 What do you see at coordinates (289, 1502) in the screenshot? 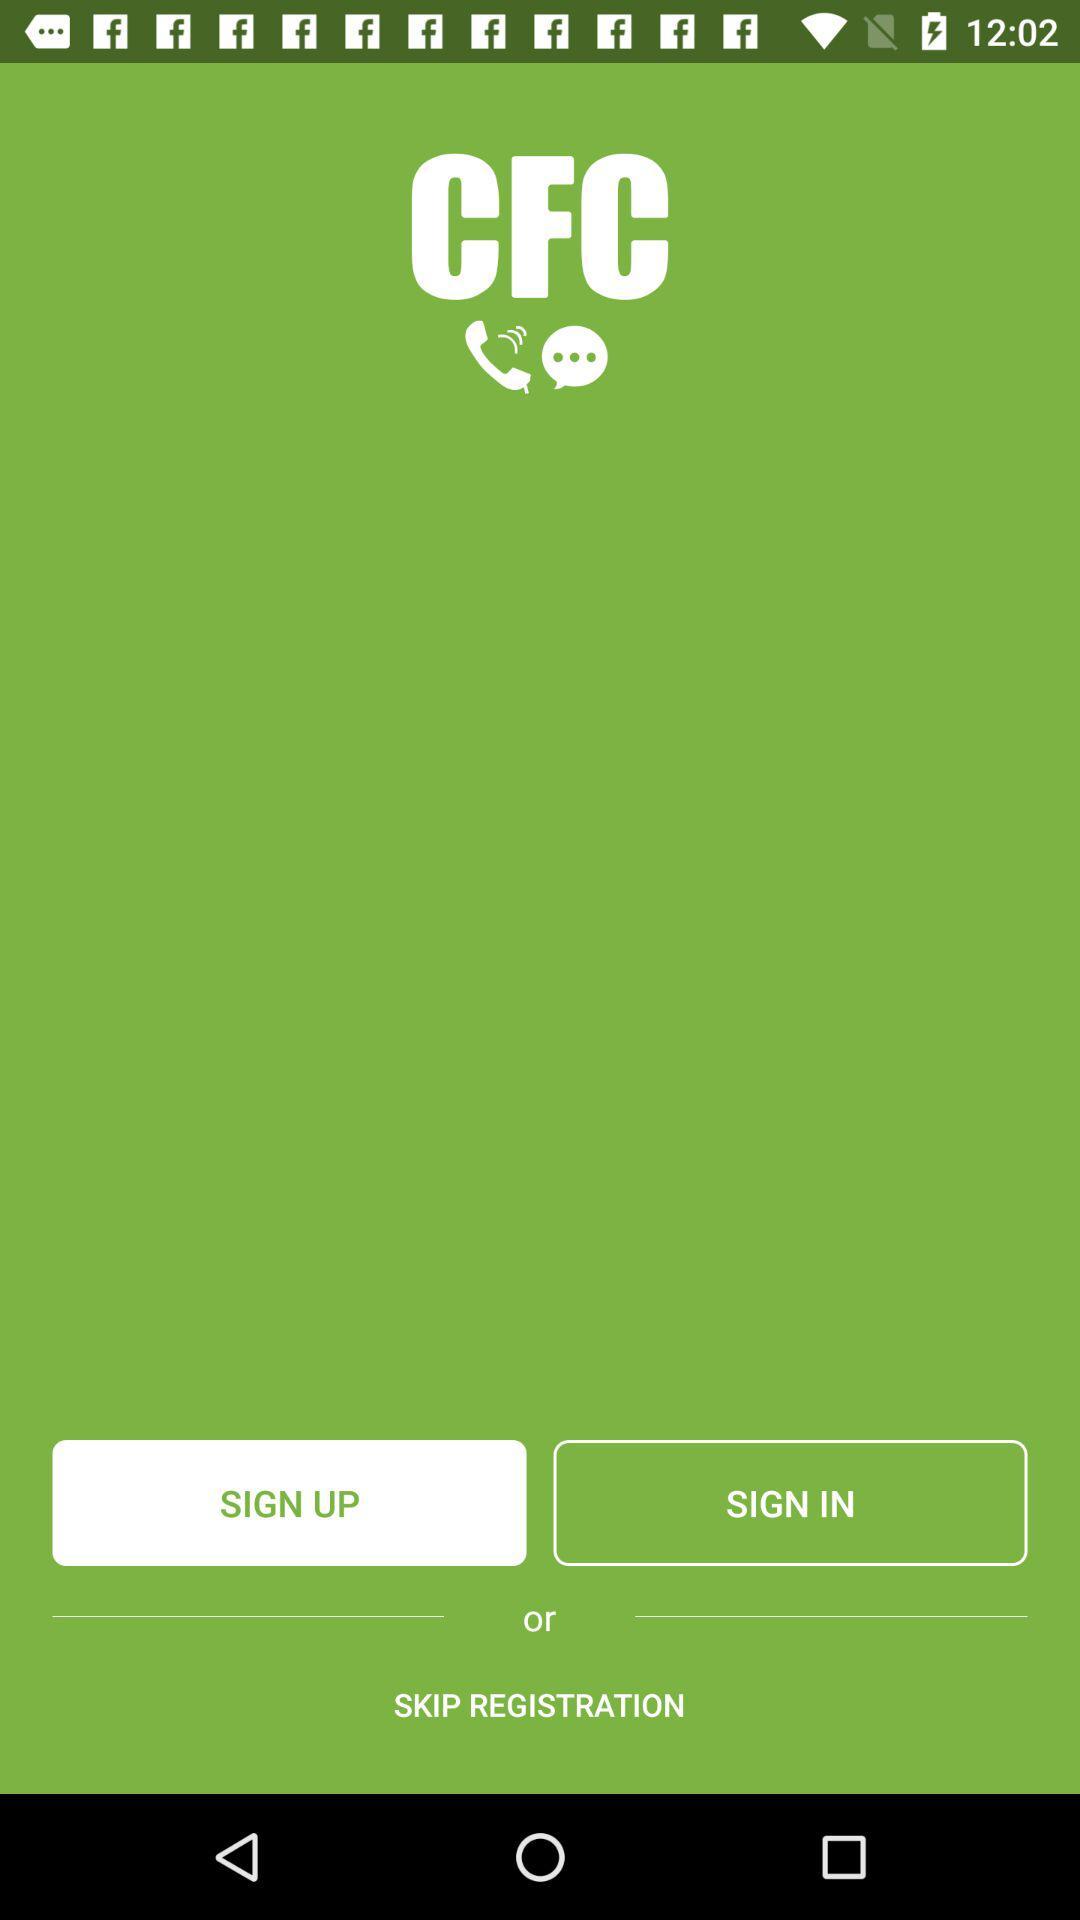
I see `the item next to sign in item` at bounding box center [289, 1502].